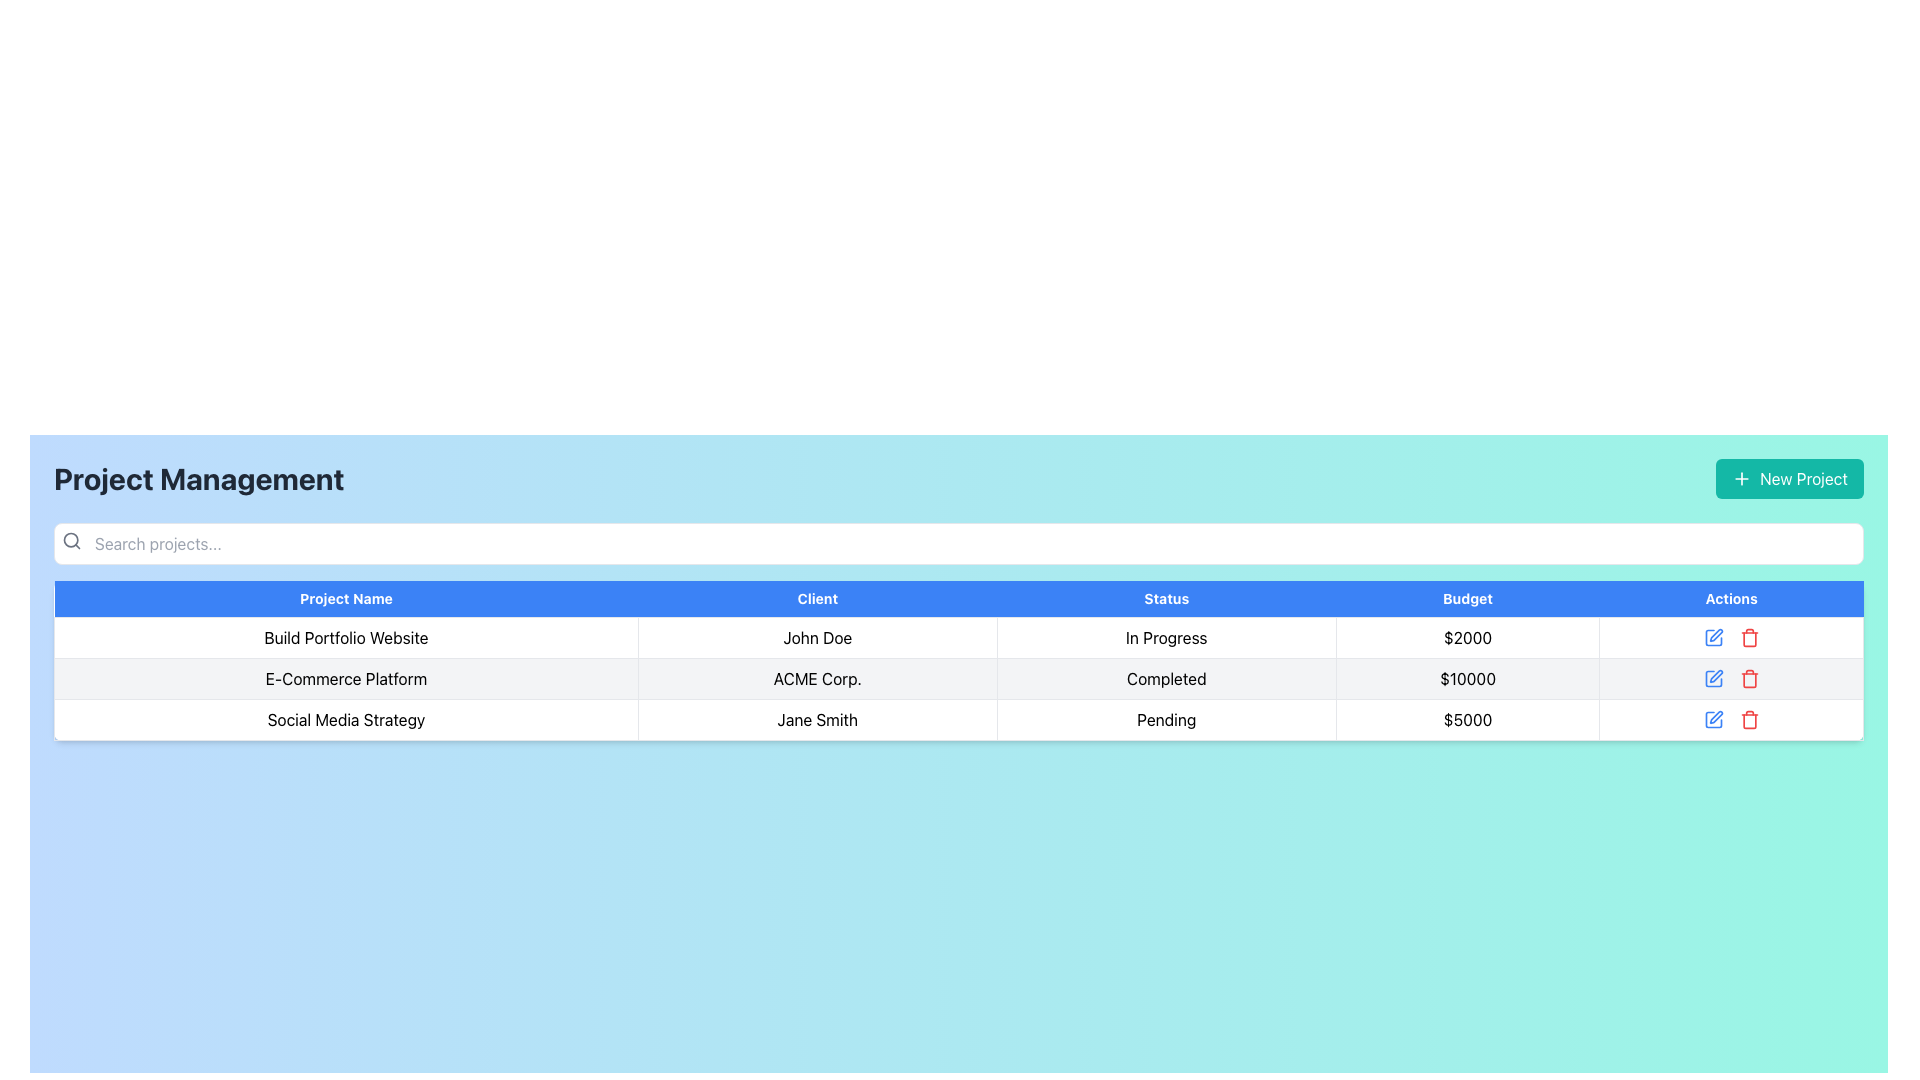 This screenshot has width=1920, height=1080. I want to click on text from the Table Cell displaying 'Completed' in bold style, located in the 'Status' column of the table for the project 'E-Commerce Platform' by 'ACME Corp.', so click(1166, 677).